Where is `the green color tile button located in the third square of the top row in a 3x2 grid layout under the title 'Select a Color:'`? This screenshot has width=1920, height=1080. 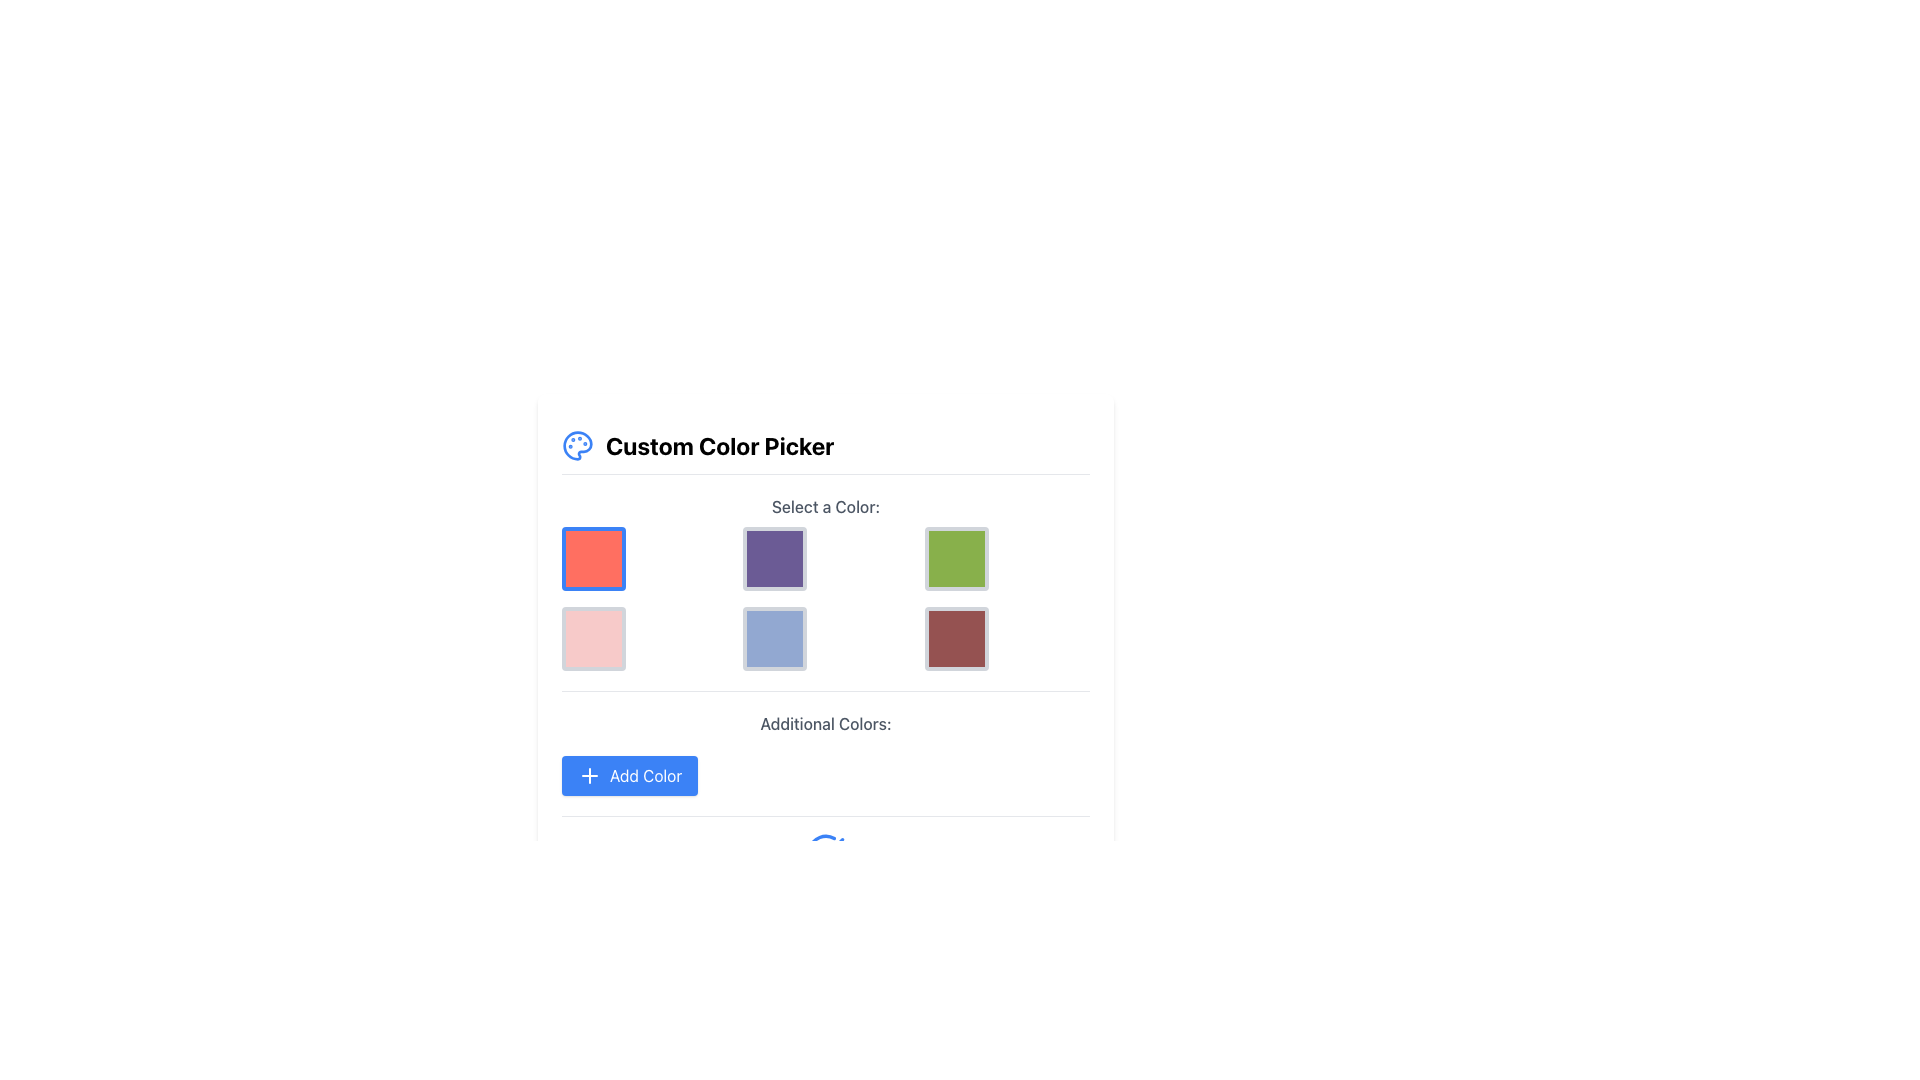
the green color tile button located in the third square of the top row in a 3x2 grid layout under the title 'Select a Color:' is located at coordinates (955, 559).